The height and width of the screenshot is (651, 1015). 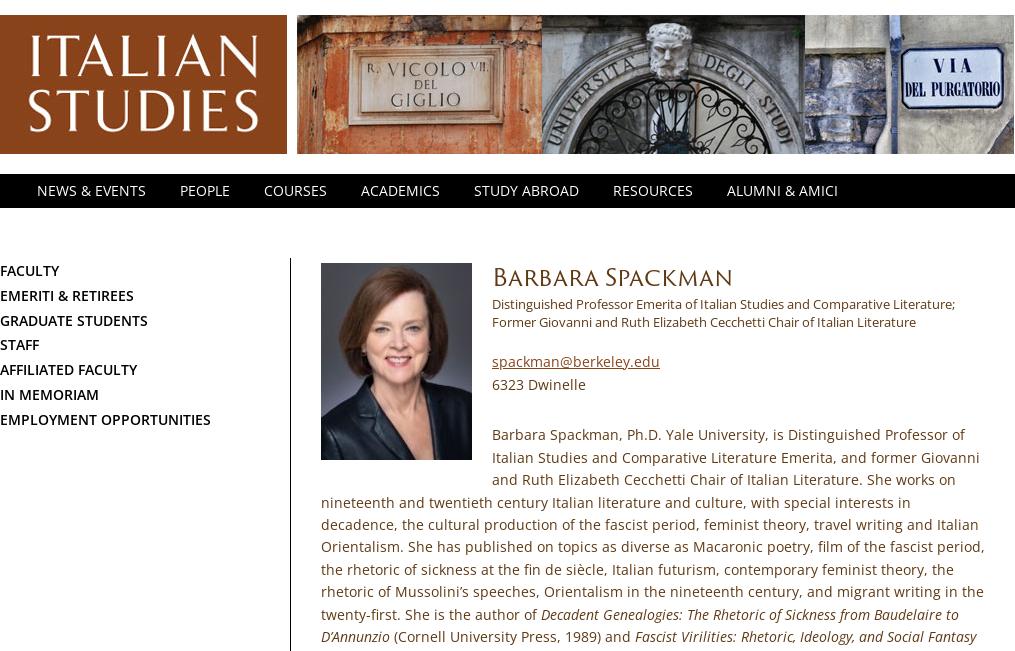 What do you see at coordinates (18, 344) in the screenshot?
I see `'Staff'` at bounding box center [18, 344].